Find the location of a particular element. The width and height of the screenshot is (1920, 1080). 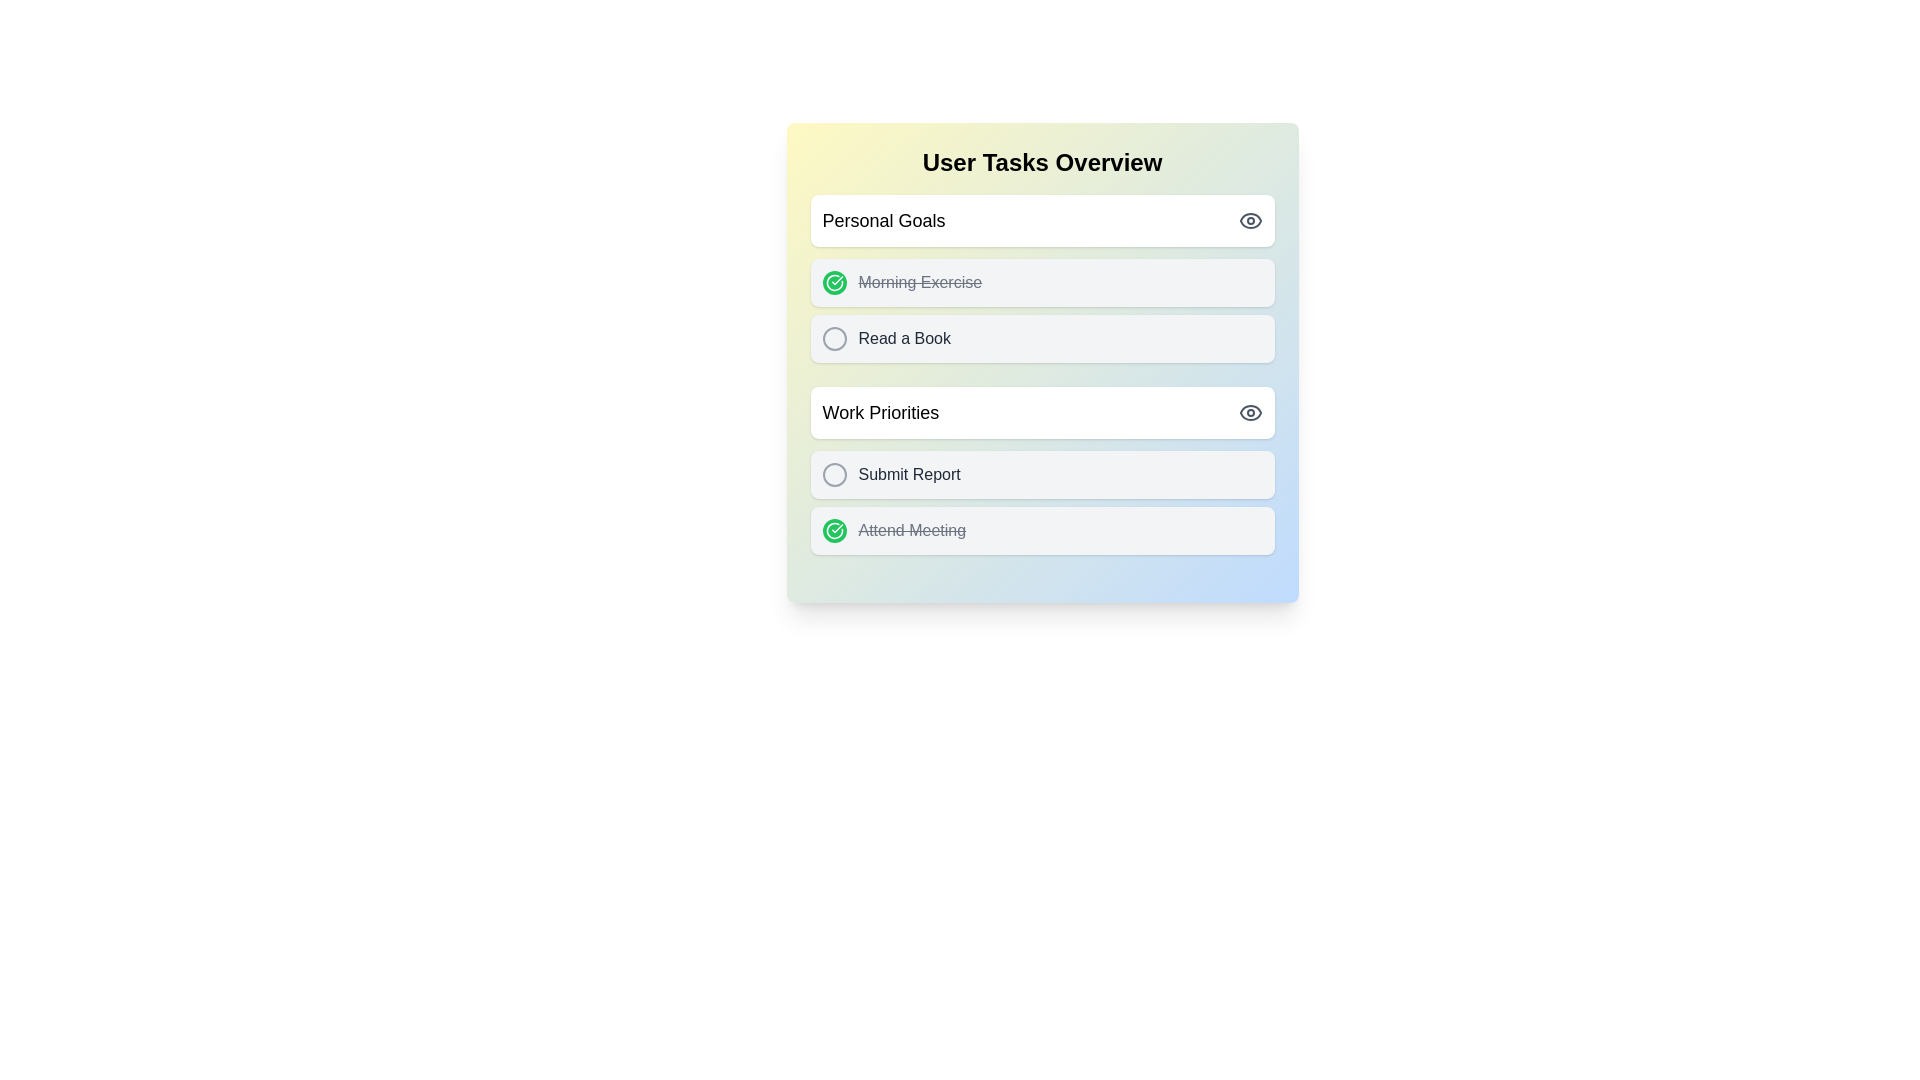

the round green Icon button with a white checkmark located in the top-left corner of the 'Attend Meeting' task item under 'Work Priorities' in the 'User Tasks Overview' section is located at coordinates (834, 530).